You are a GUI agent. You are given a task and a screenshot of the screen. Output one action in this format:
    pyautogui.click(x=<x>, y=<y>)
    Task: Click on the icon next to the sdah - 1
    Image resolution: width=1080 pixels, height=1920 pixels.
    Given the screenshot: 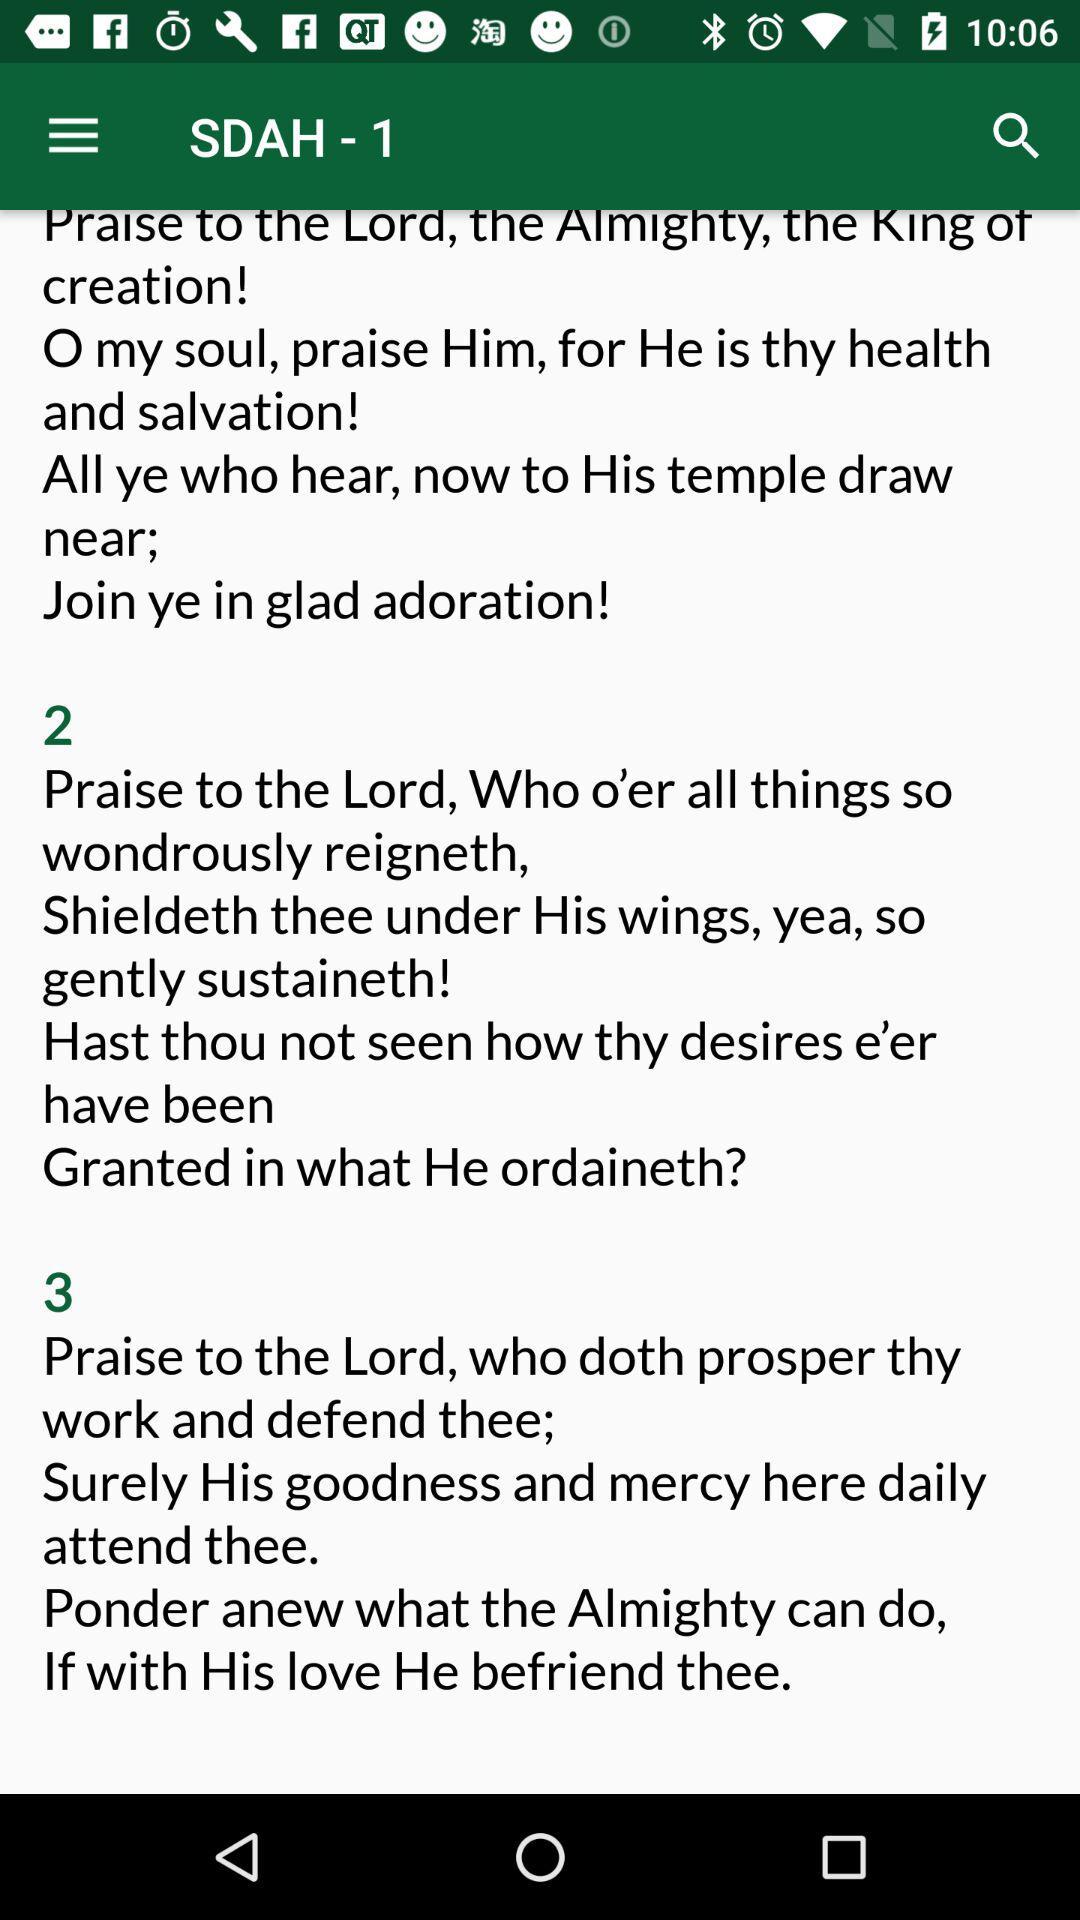 What is the action you would take?
    pyautogui.click(x=1017, y=135)
    